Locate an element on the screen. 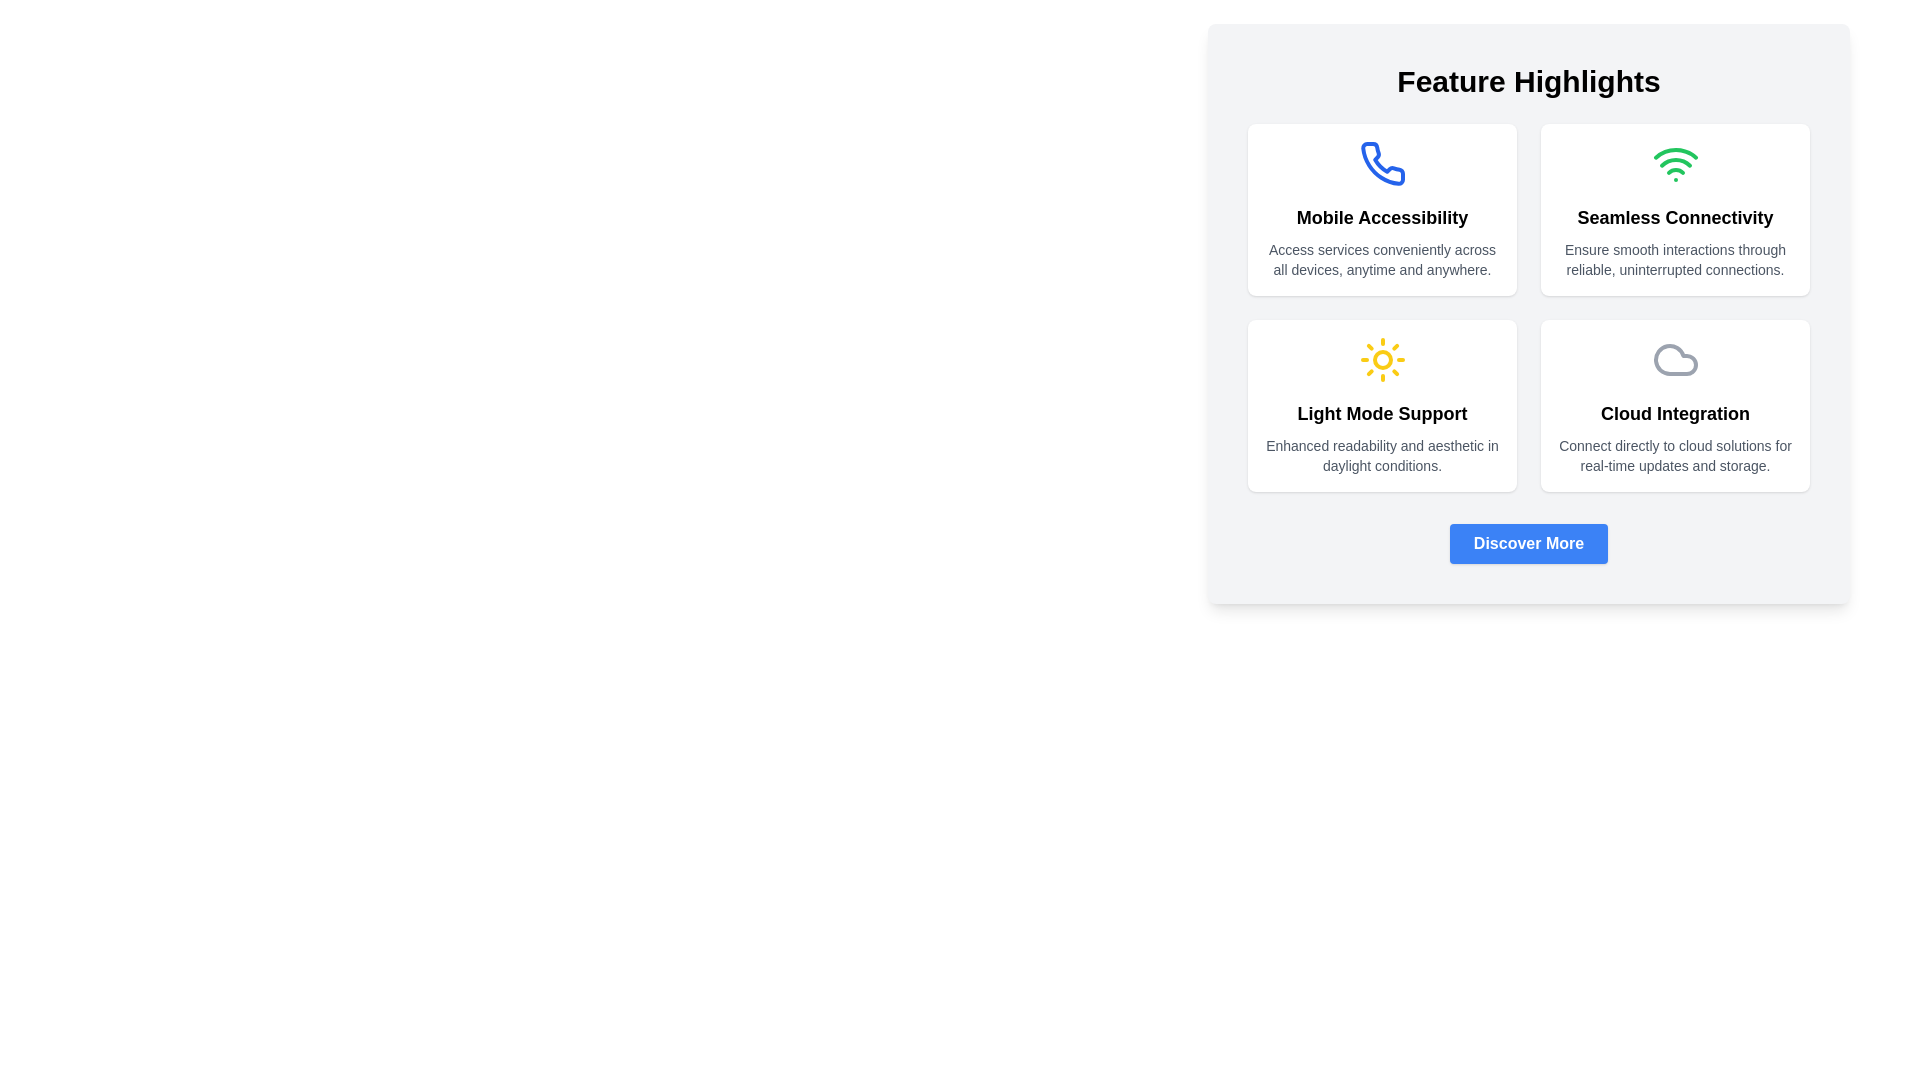  the Informational Card titled 'Cloud Integration' which is the fourth card in a grid layout, located at the bottom-right corner of the grid is located at coordinates (1675, 405).